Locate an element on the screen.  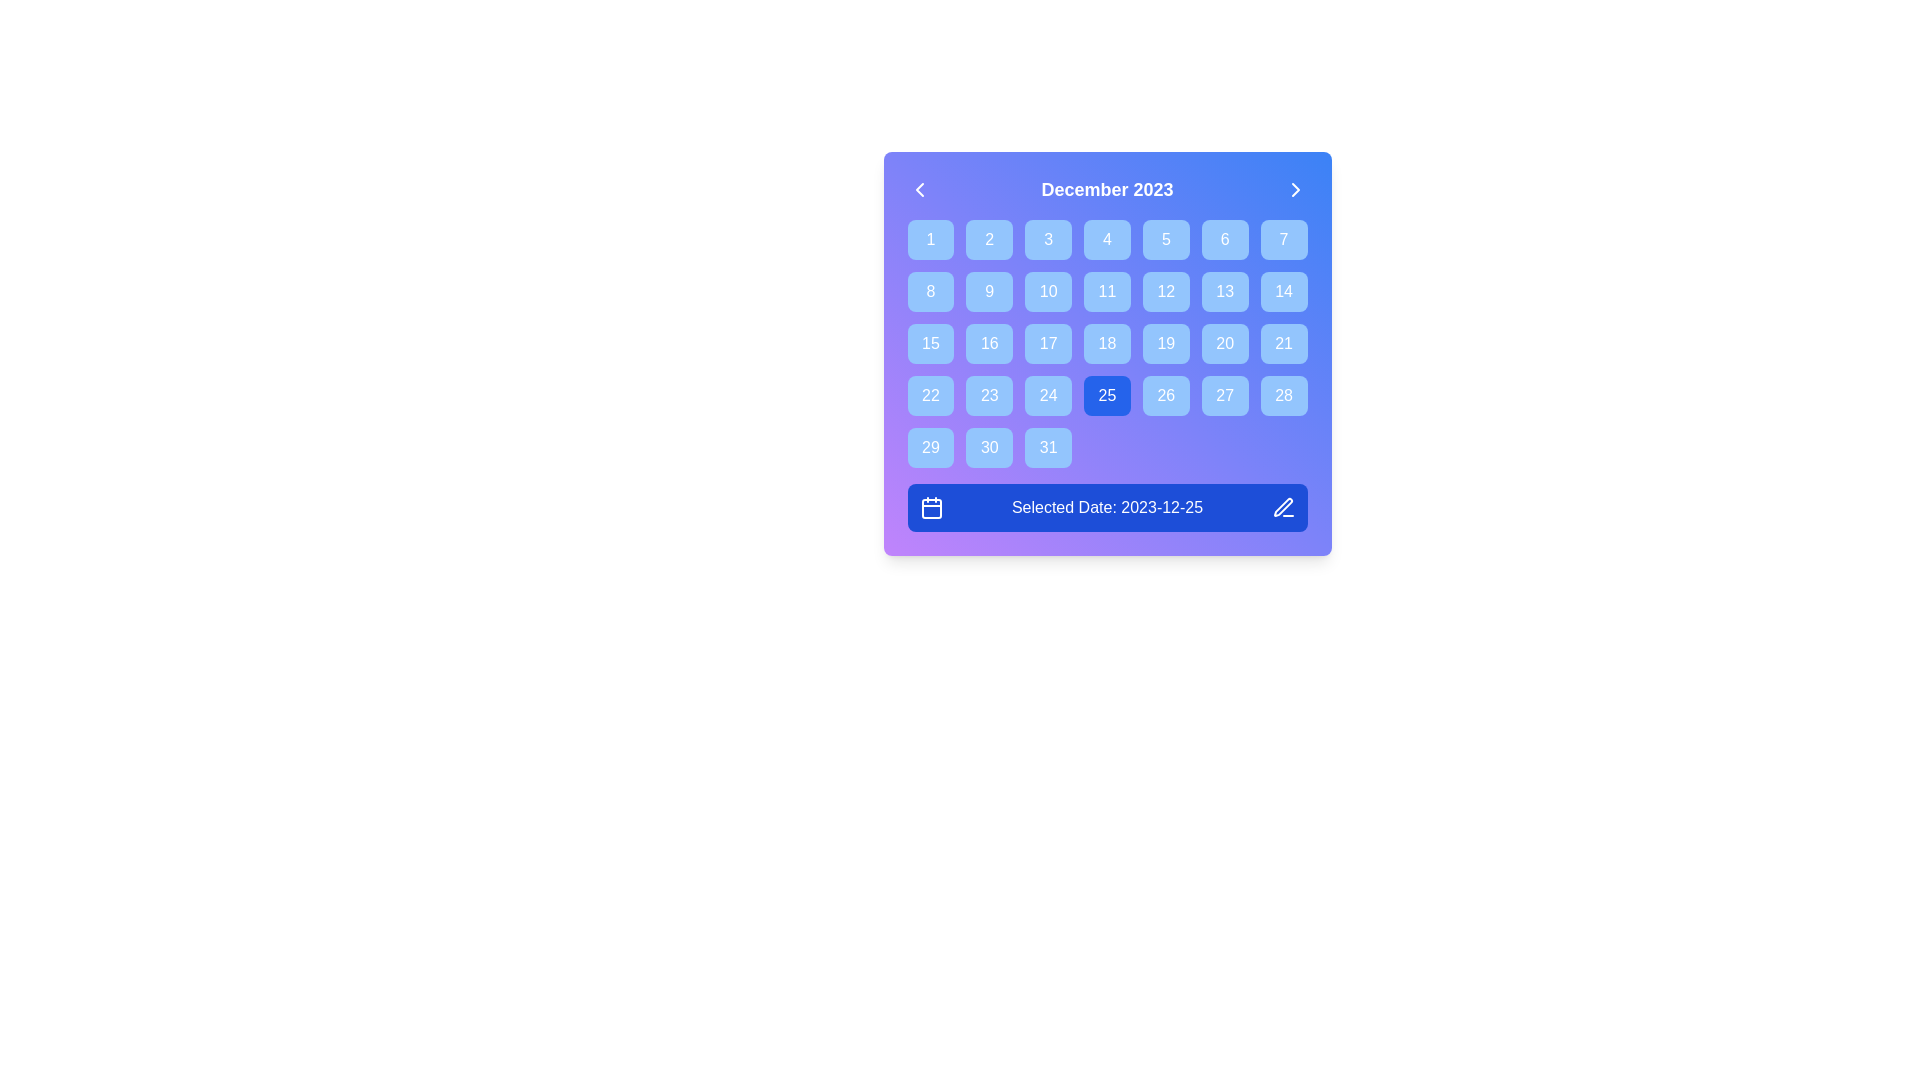
the rounded rectangular button with a light blue background and white numeral '3' in a calendar interface is located at coordinates (1047, 238).